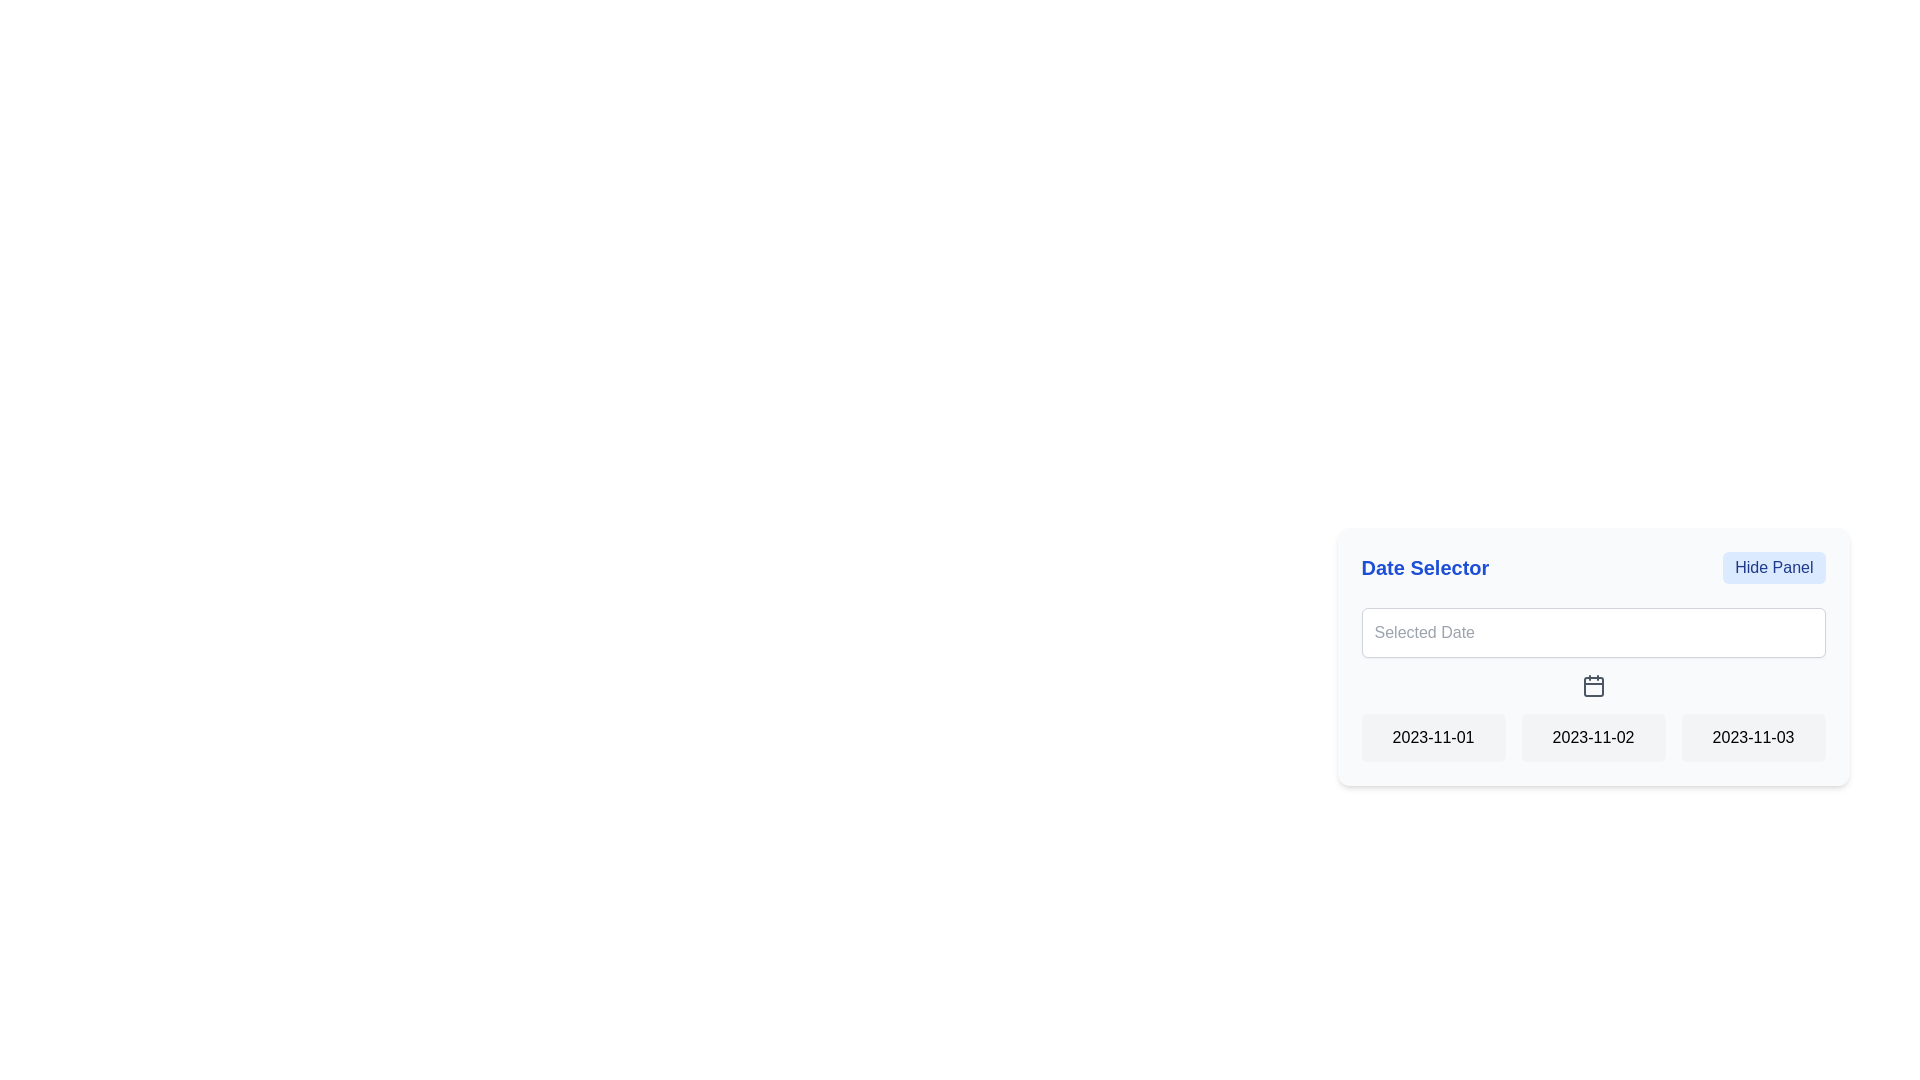 The width and height of the screenshot is (1920, 1080). Describe the element at coordinates (1592, 684) in the screenshot. I see `the calendar icon located below the 'Selected Date' label and above the row of date buttons, to trigger the date-picker interface` at that location.